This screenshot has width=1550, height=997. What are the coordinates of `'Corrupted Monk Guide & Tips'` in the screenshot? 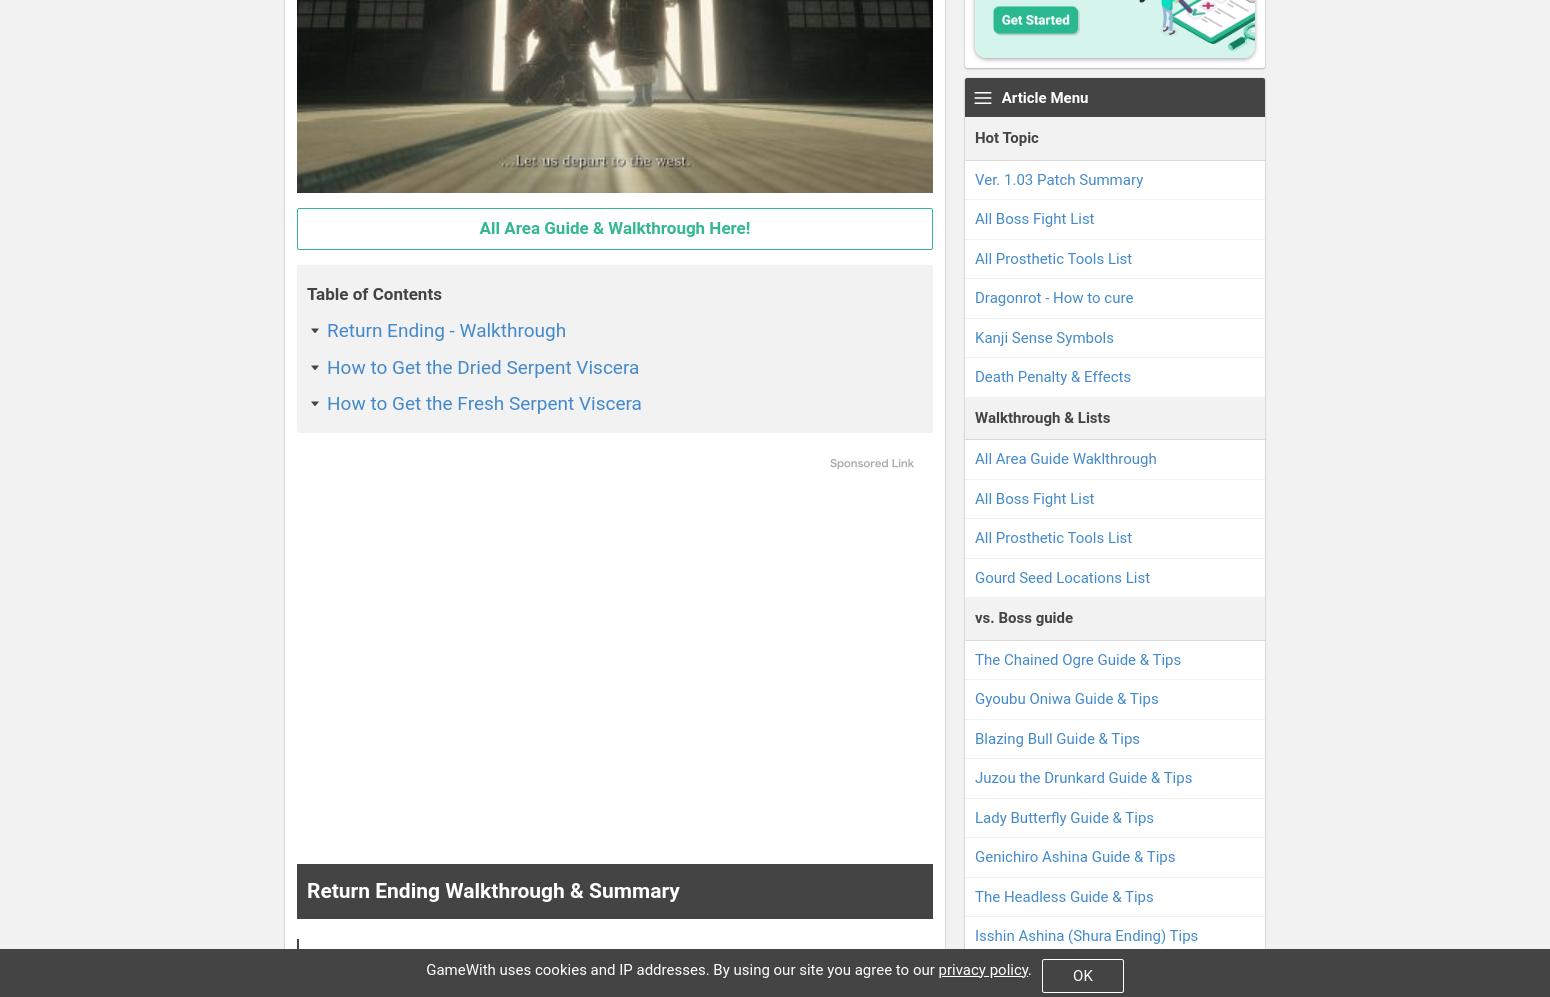 It's located at (973, 973).